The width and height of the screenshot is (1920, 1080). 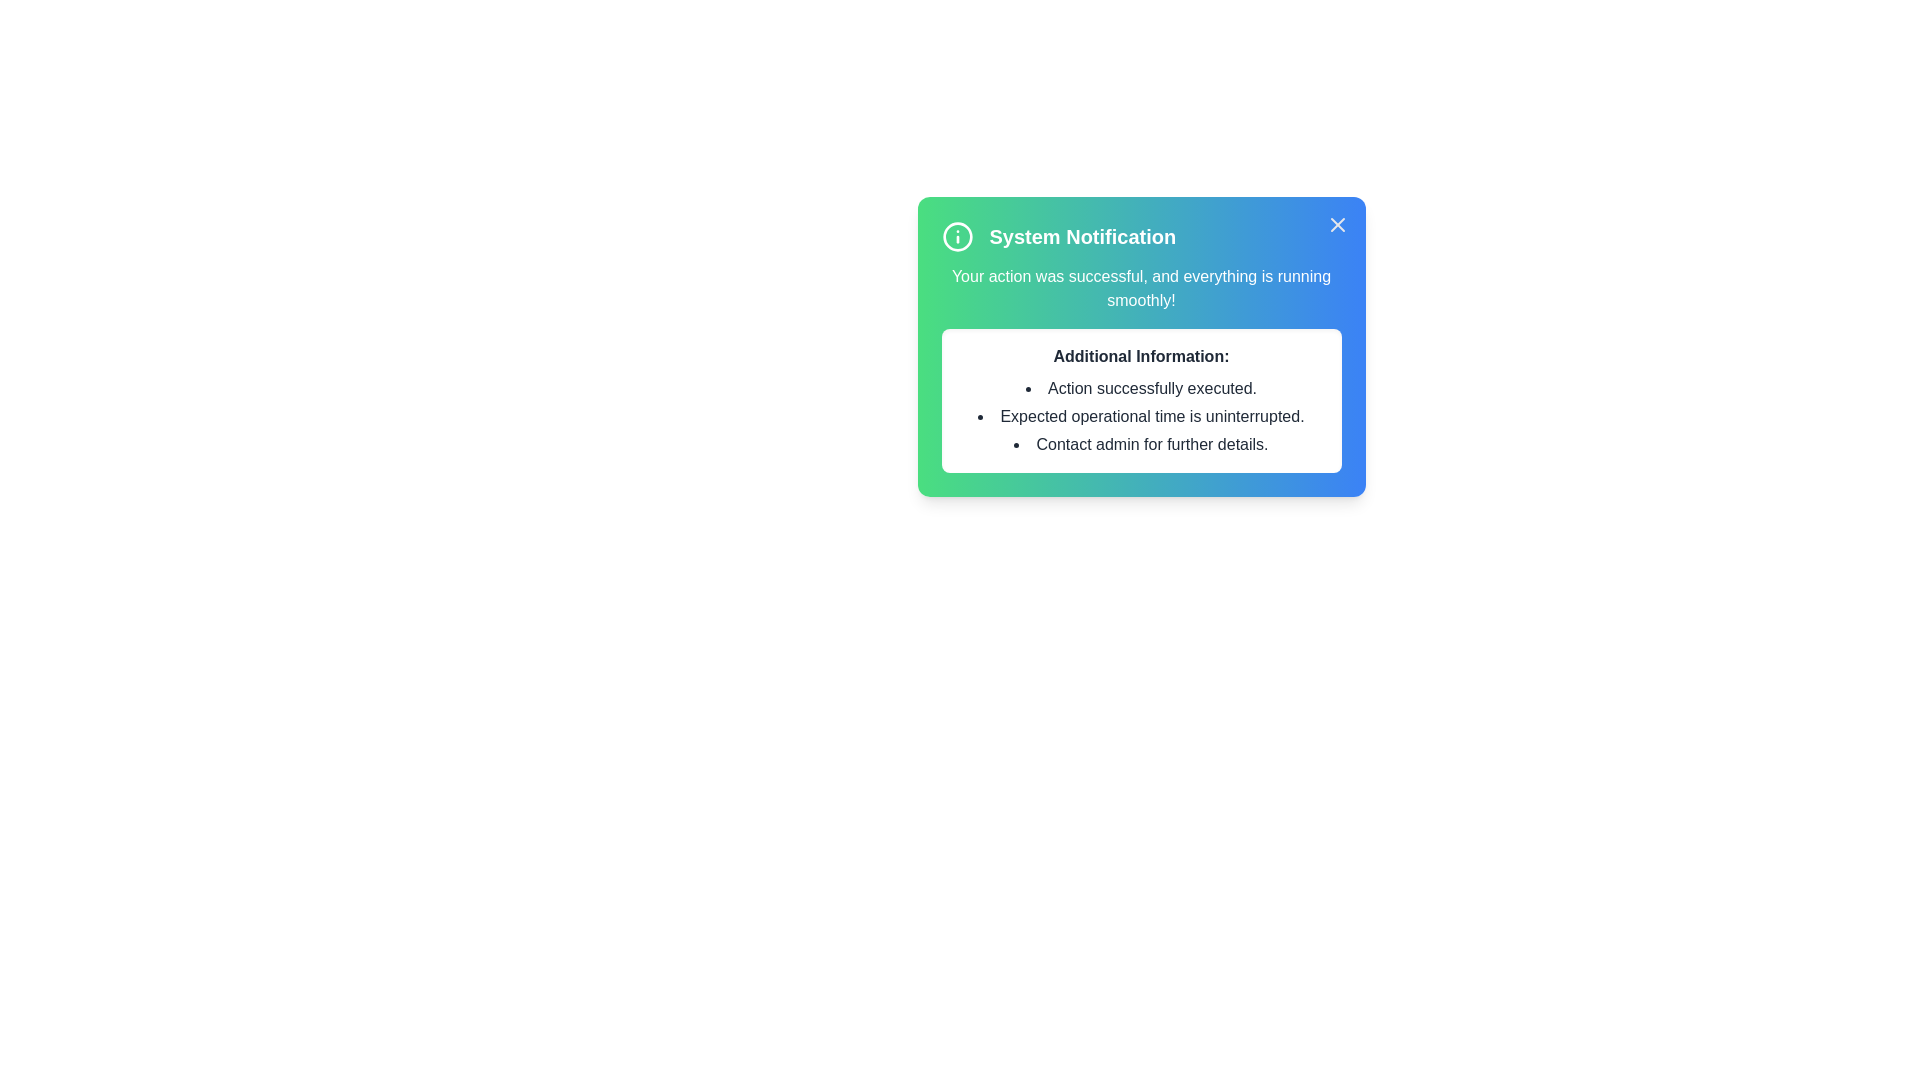 What do you see at coordinates (1337, 224) in the screenshot?
I see `the close button of the alert to close it` at bounding box center [1337, 224].